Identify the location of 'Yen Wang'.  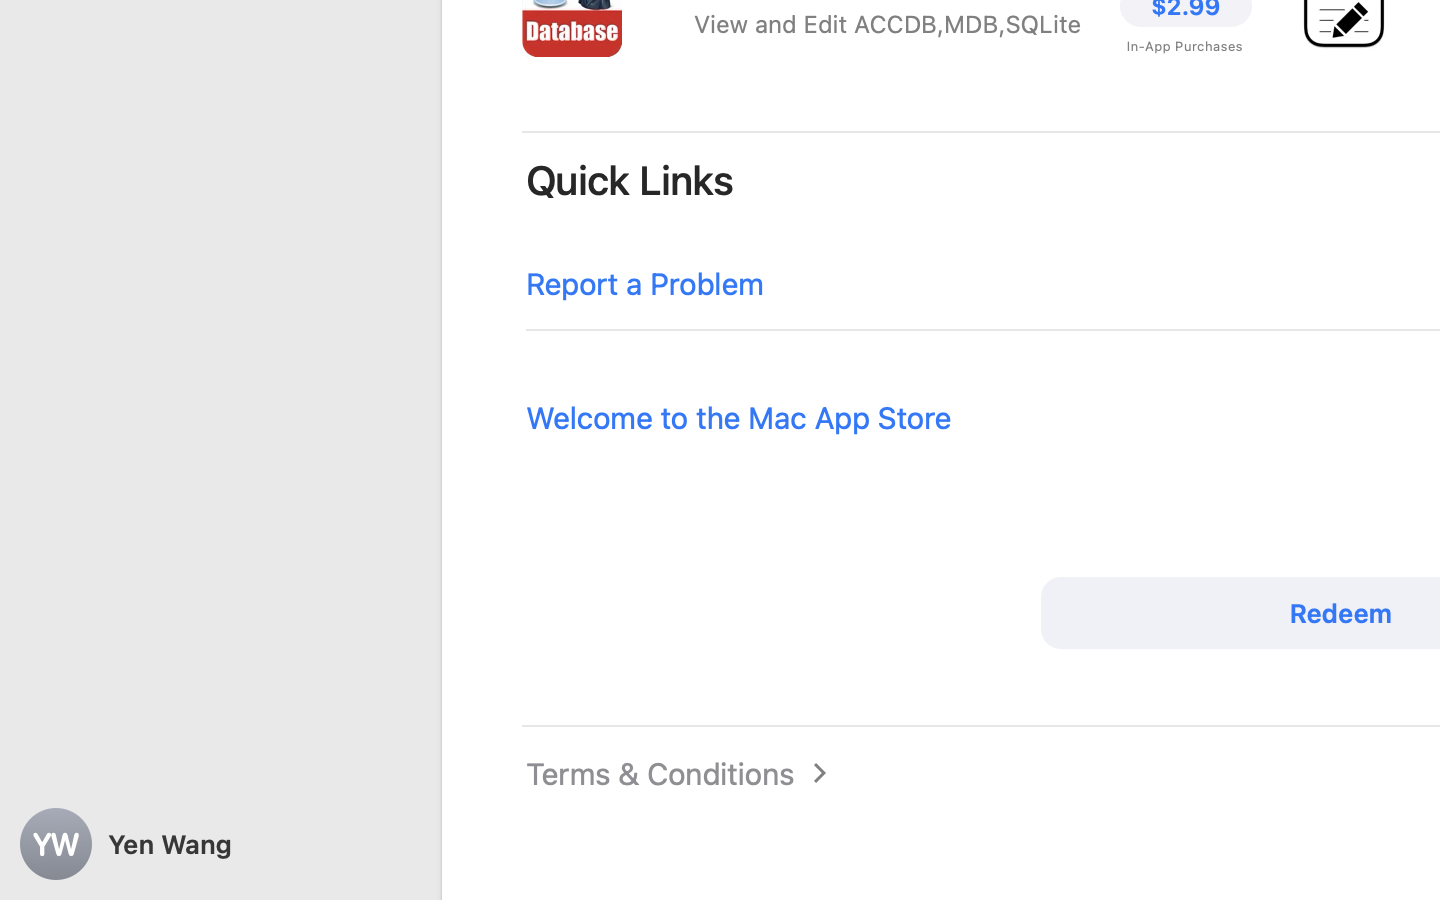
(220, 844).